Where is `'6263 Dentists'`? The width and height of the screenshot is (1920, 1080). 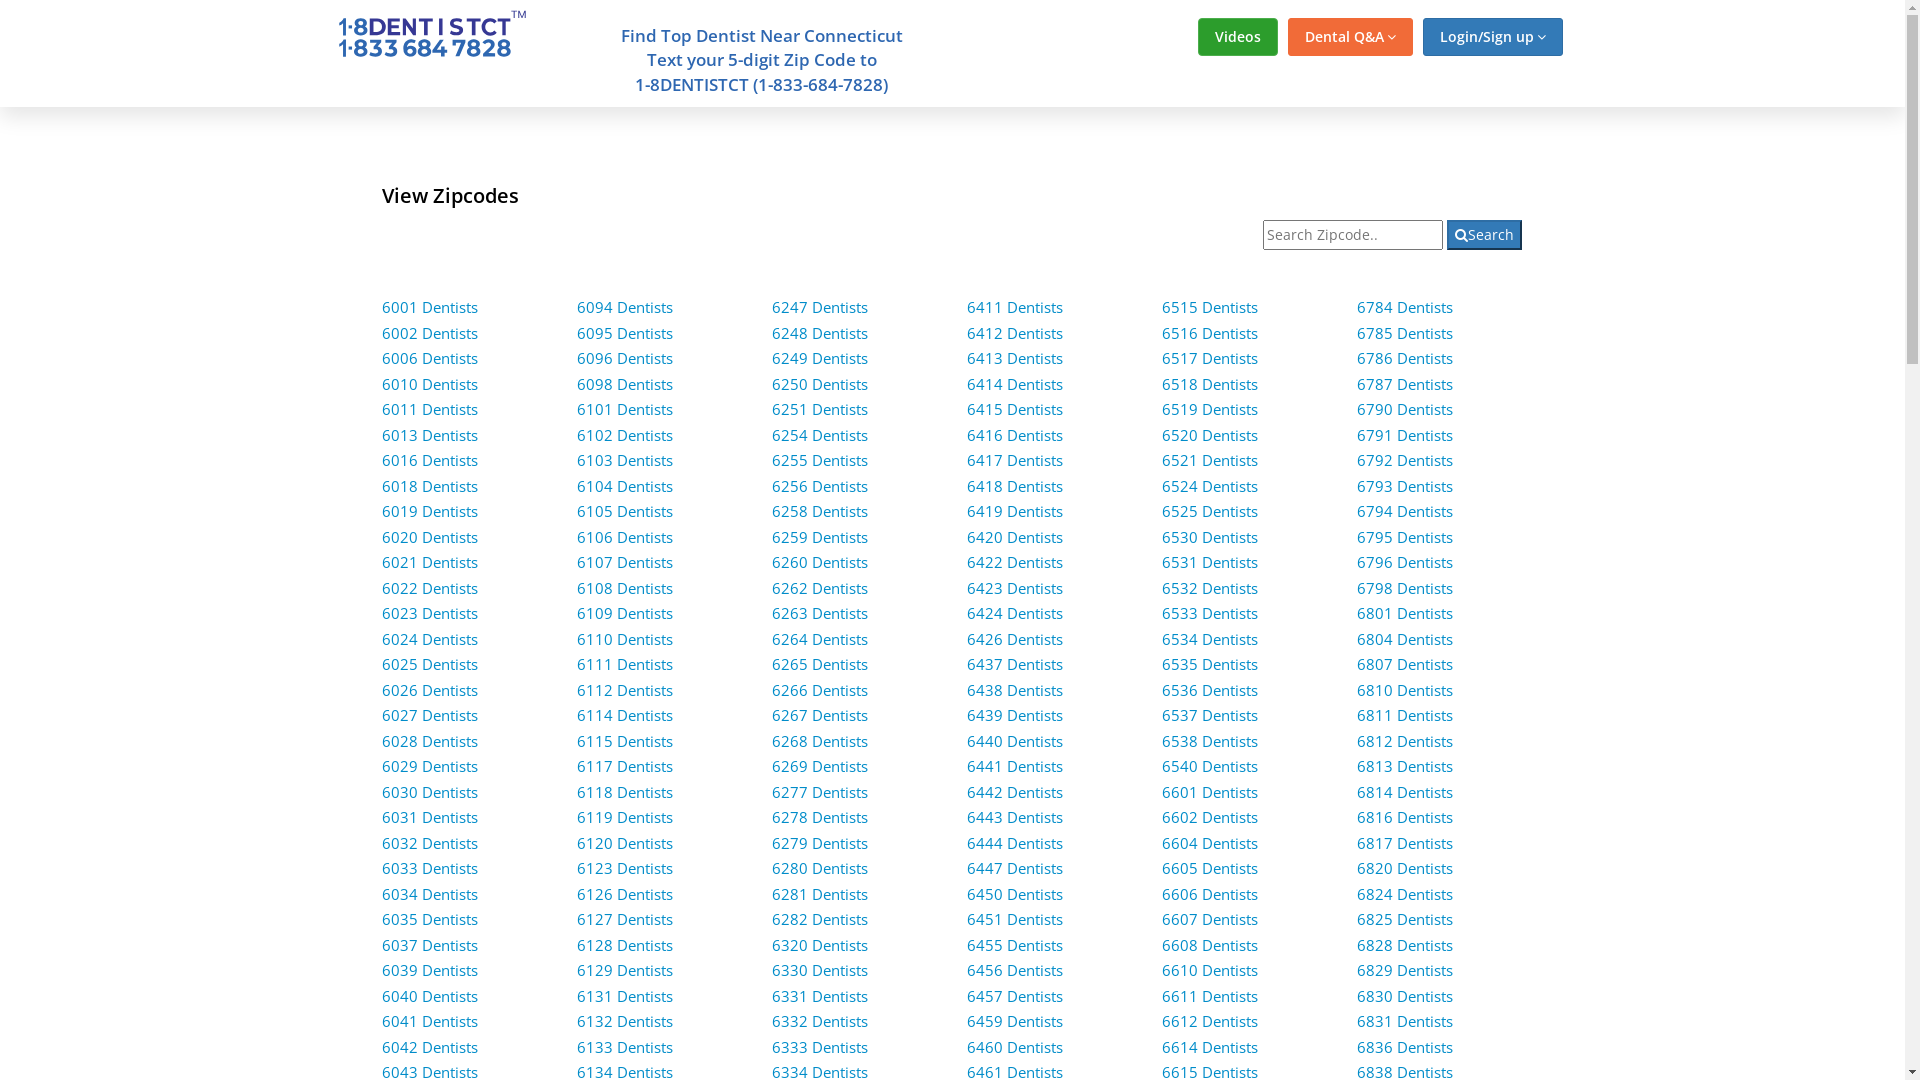 '6263 Dentists' is located at coordinates (820, 612).